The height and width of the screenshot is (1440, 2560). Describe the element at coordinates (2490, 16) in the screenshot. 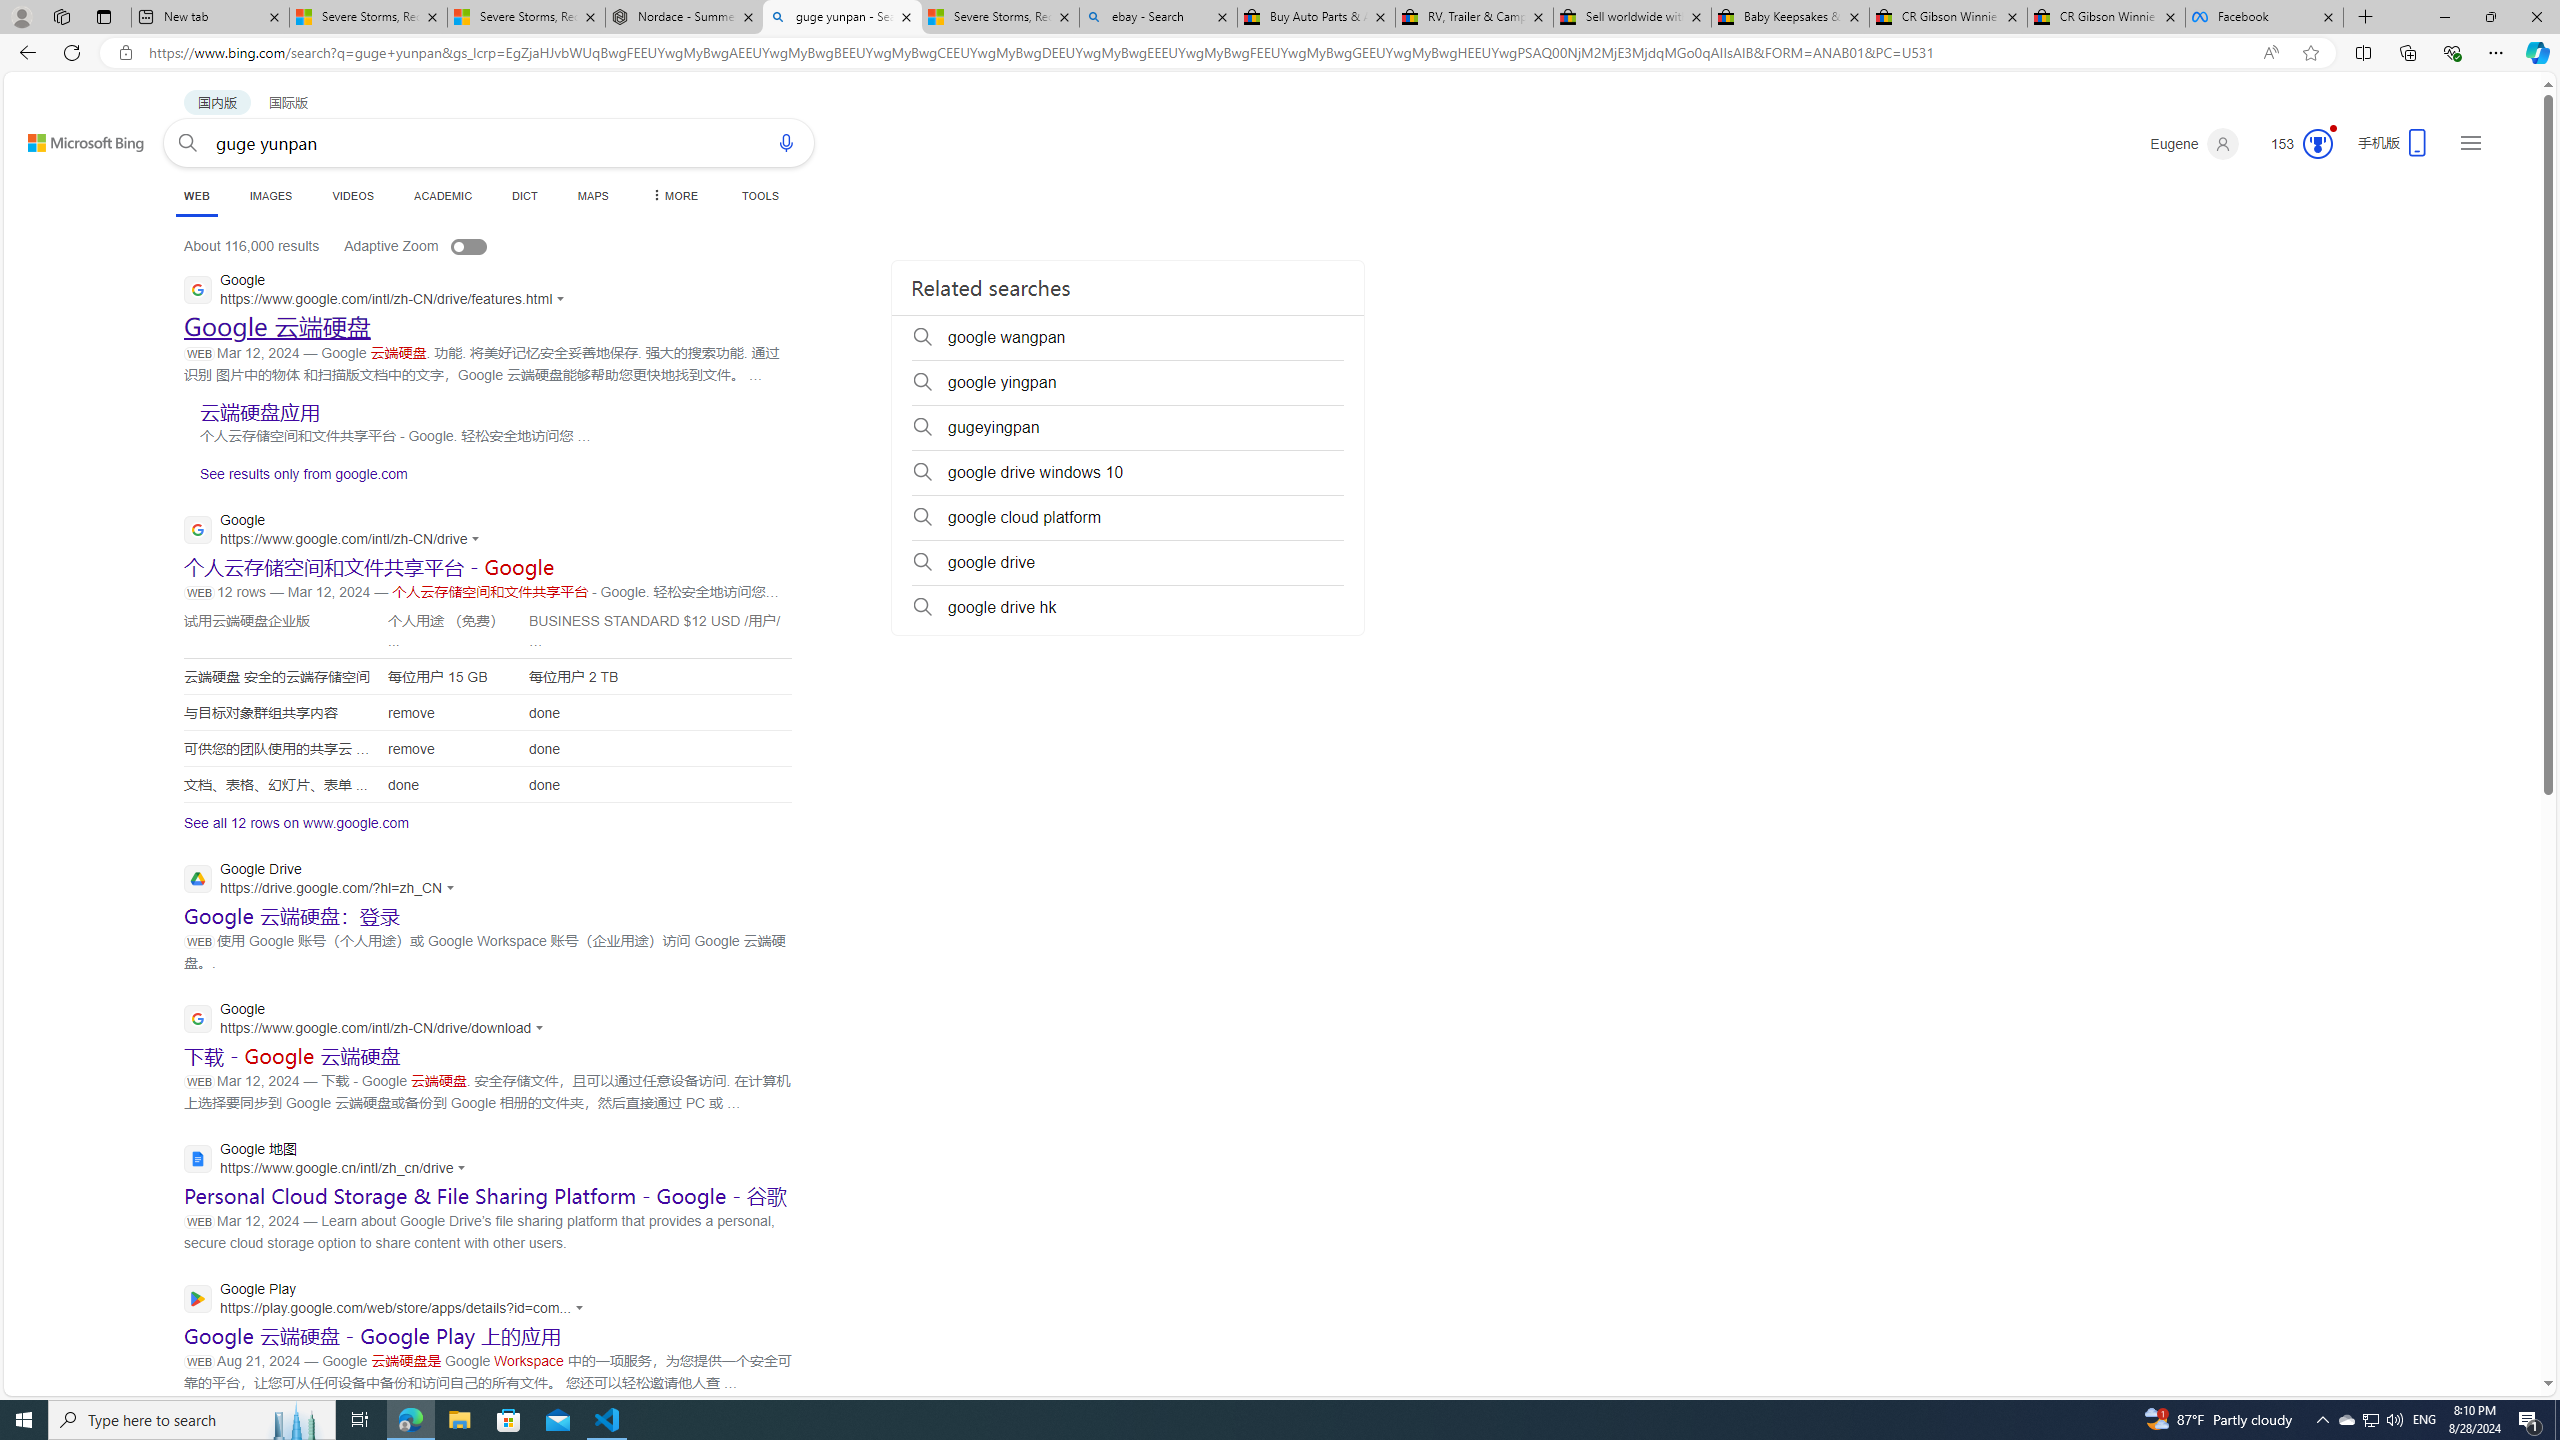

I see `'Restore'` at that location.